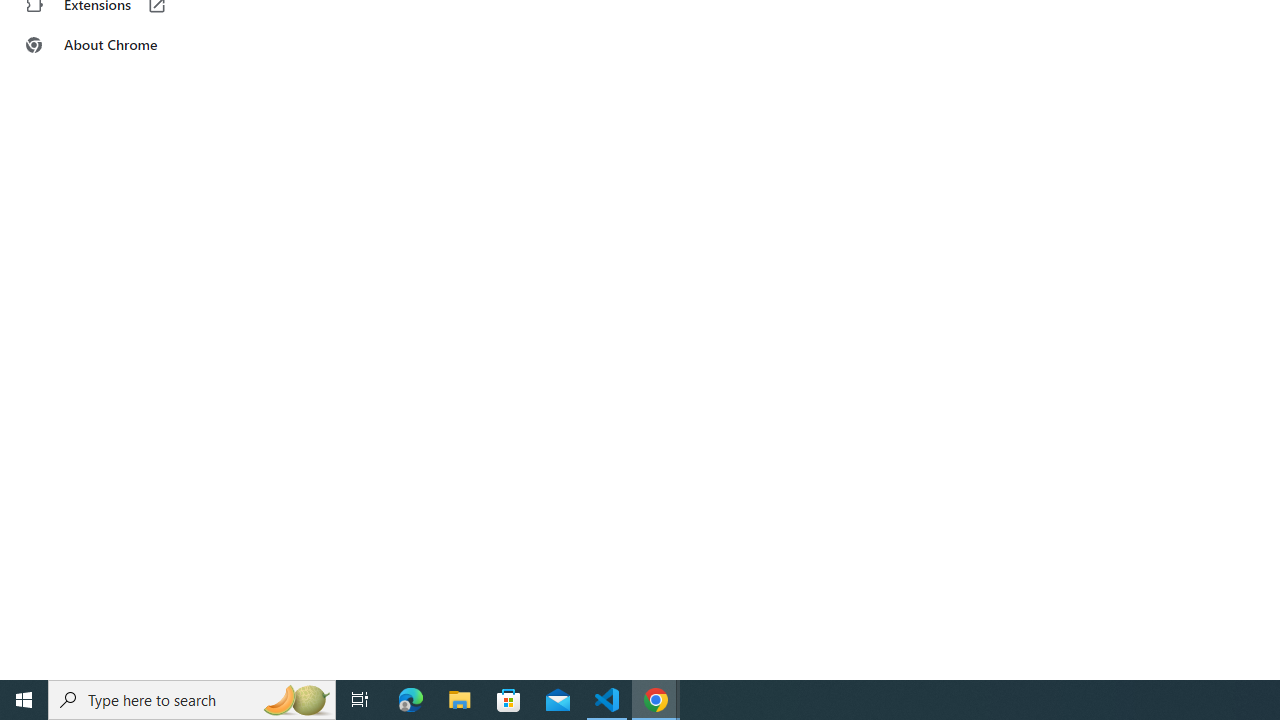 This screenshot has width=1280, height=720. What do you see at coordinates (123, 45) in the screenshot?
I see `'About Chrome'` at bounding box center [123, 45].